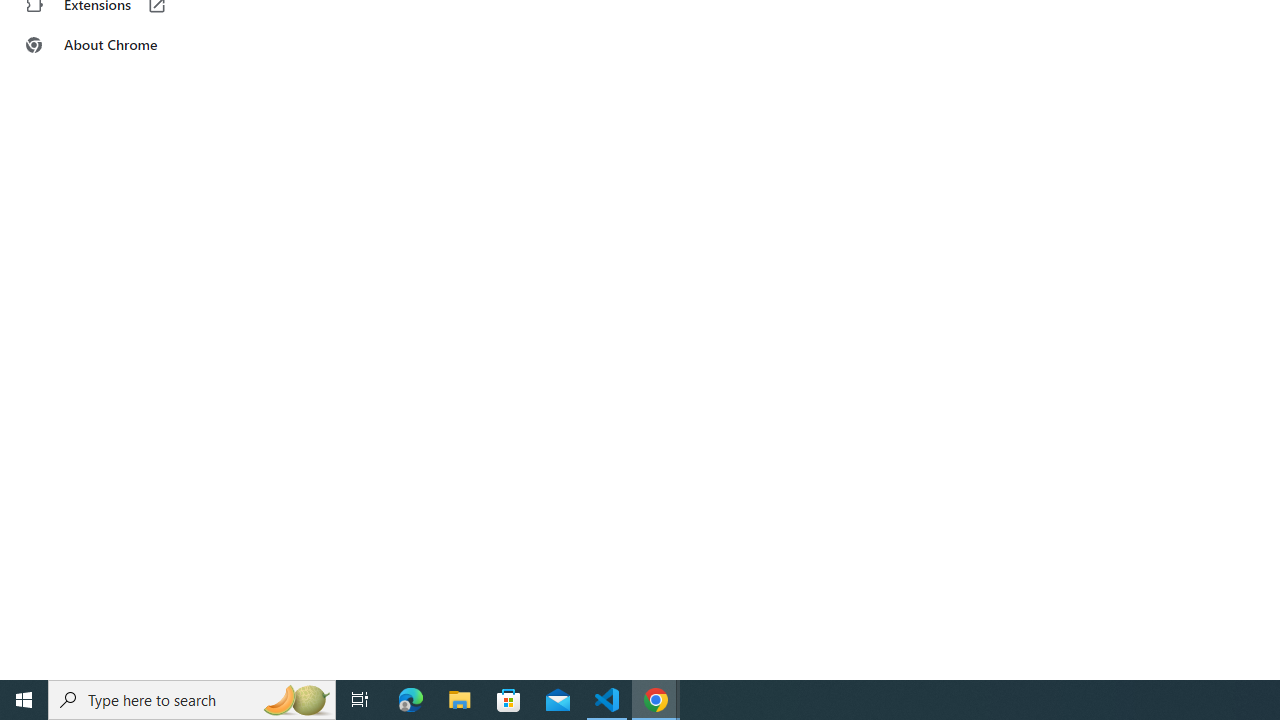 This screenshot has width=1280, height=720. What do you see at coordinates (123, 45) in the screenshot?
I see `'About Chrome'` at bounding box center [123, 45].